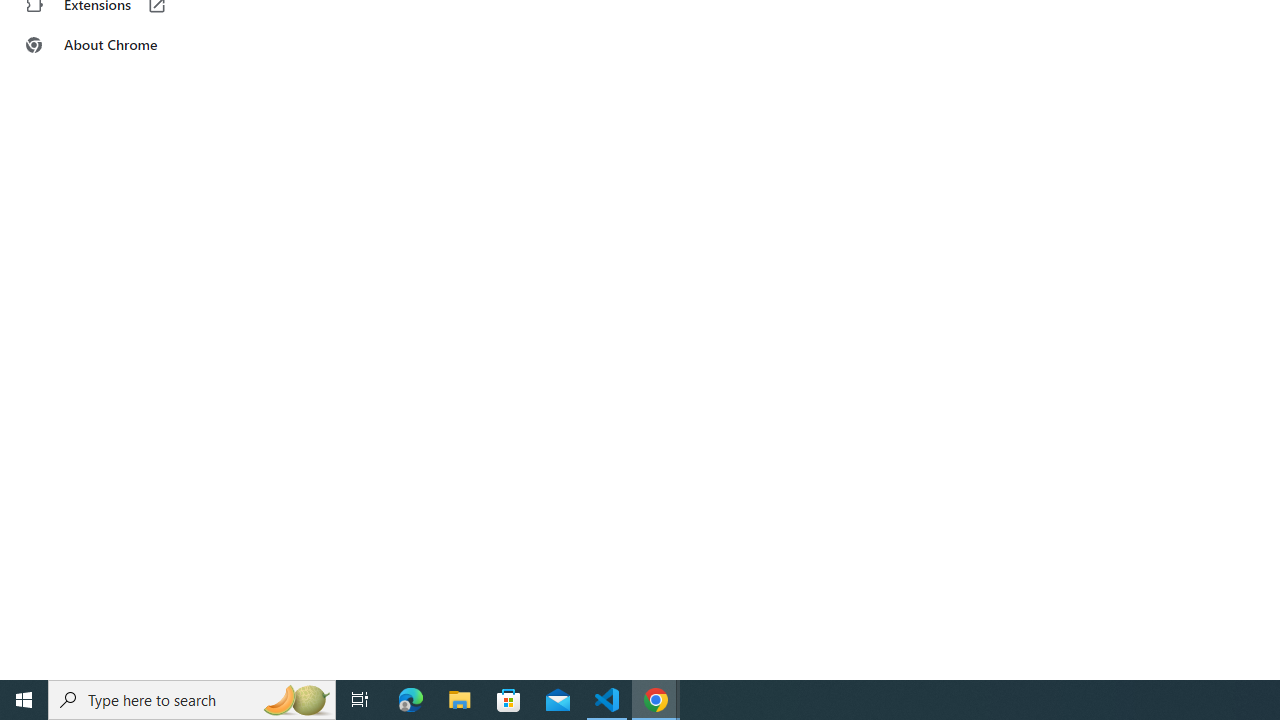 This screenshot has width=1280, height=720. What do you see at coordinates (123, 45) in the screenshot?
I see `'About Chrome'` at bounding box center [123, 45].